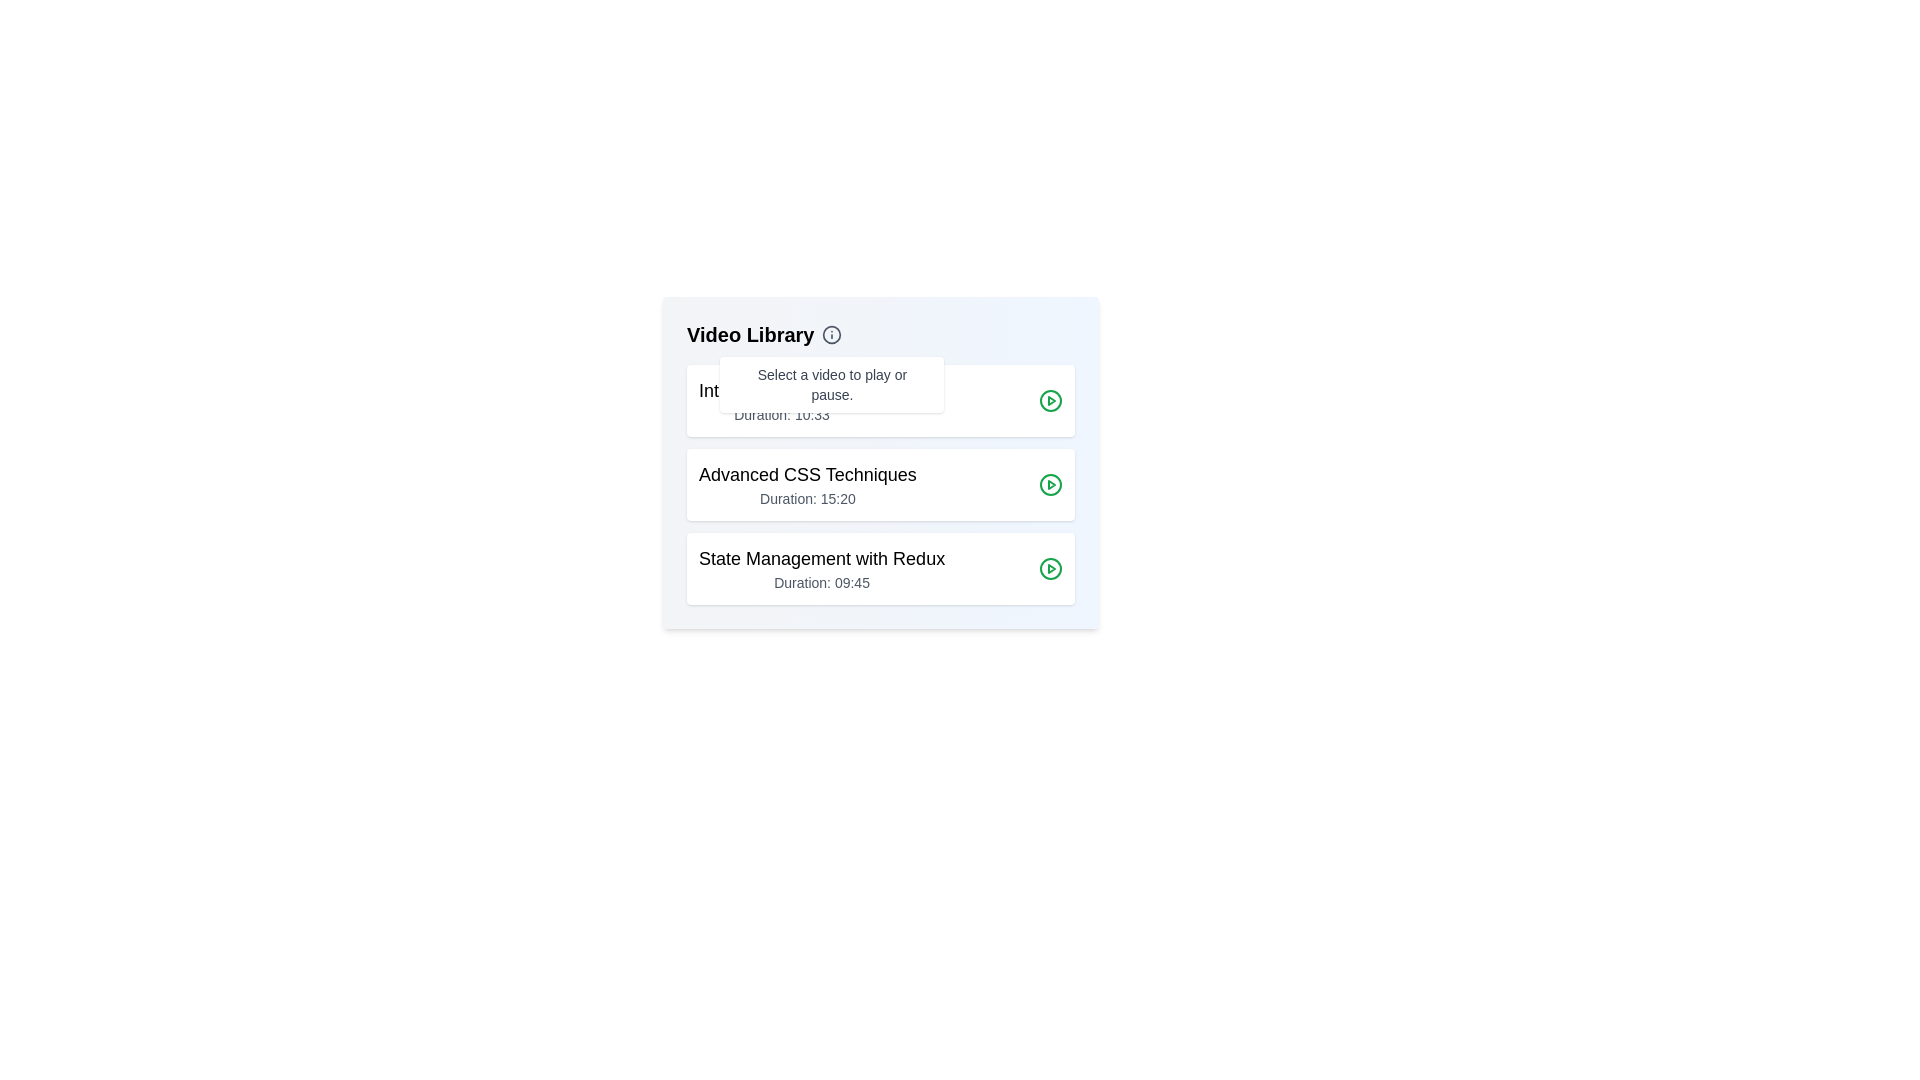 This screenshot has width=1920, height=1080. I want to click on the play button on the list item component for the video titled 'State Management with Redux', which is the third item in the 'Video Library', so click(880, 569).